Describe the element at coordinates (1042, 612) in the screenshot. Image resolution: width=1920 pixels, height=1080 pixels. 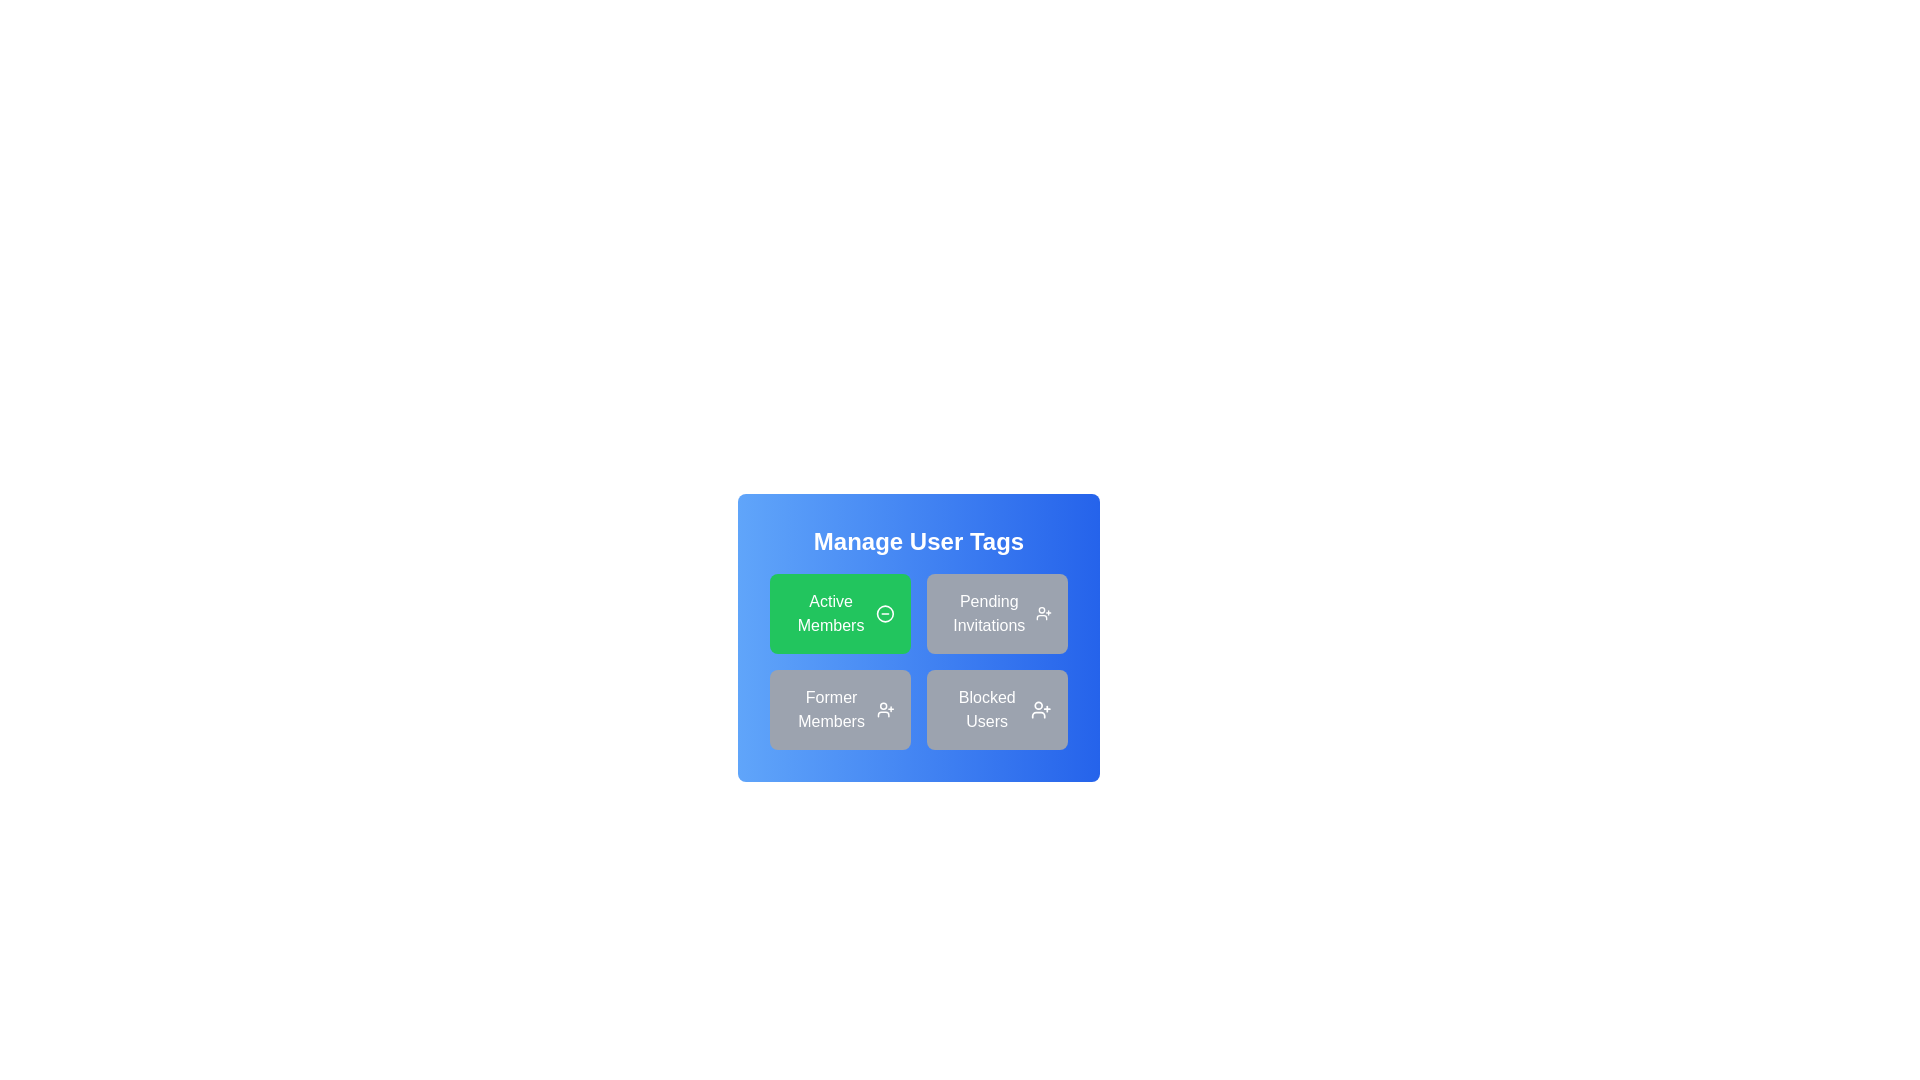
I see `the icon button with a plus sign next to 'Pending Invitations'` at that location.